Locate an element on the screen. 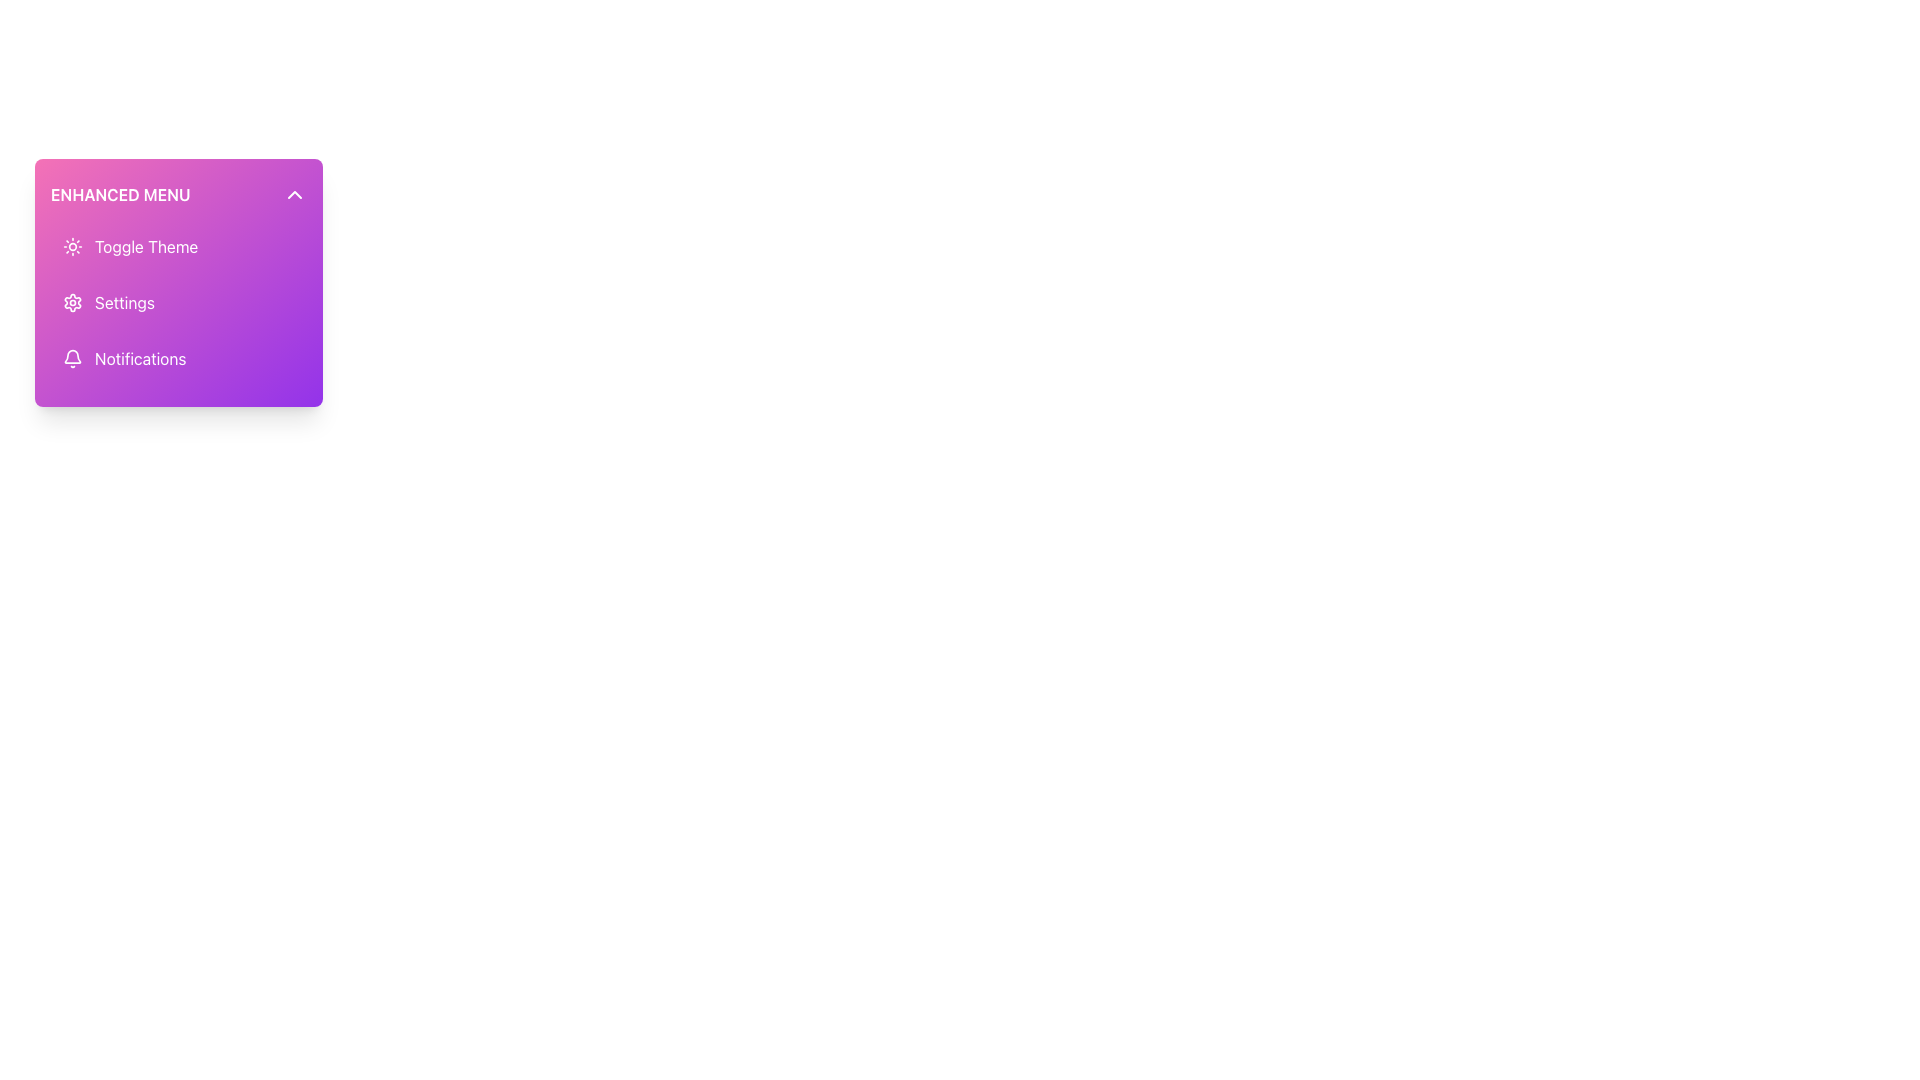 The height and width of the screenshot is (1080, 1920). the 'Toggle Theme' button with a gradient purple background is located at coordinates (178, 245).